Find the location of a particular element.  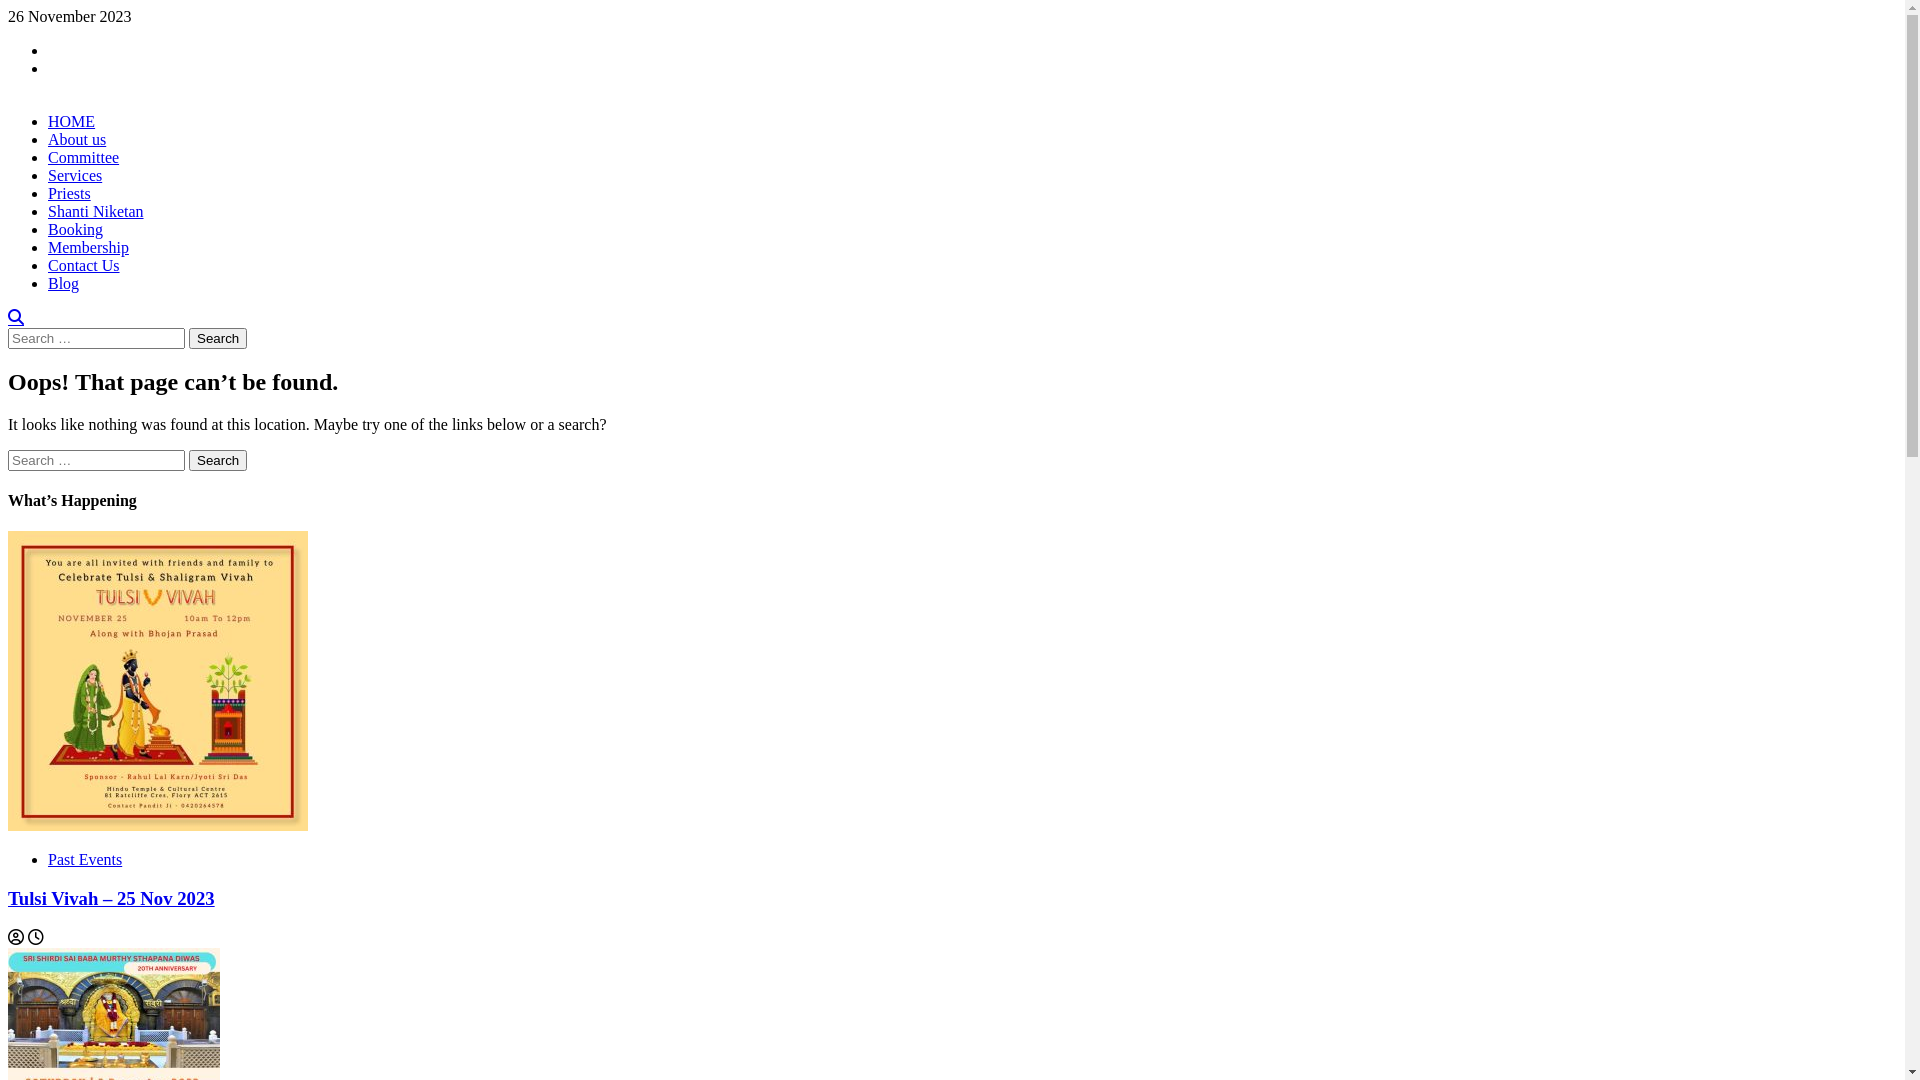

'Services' is located at coordinates (75, 174).